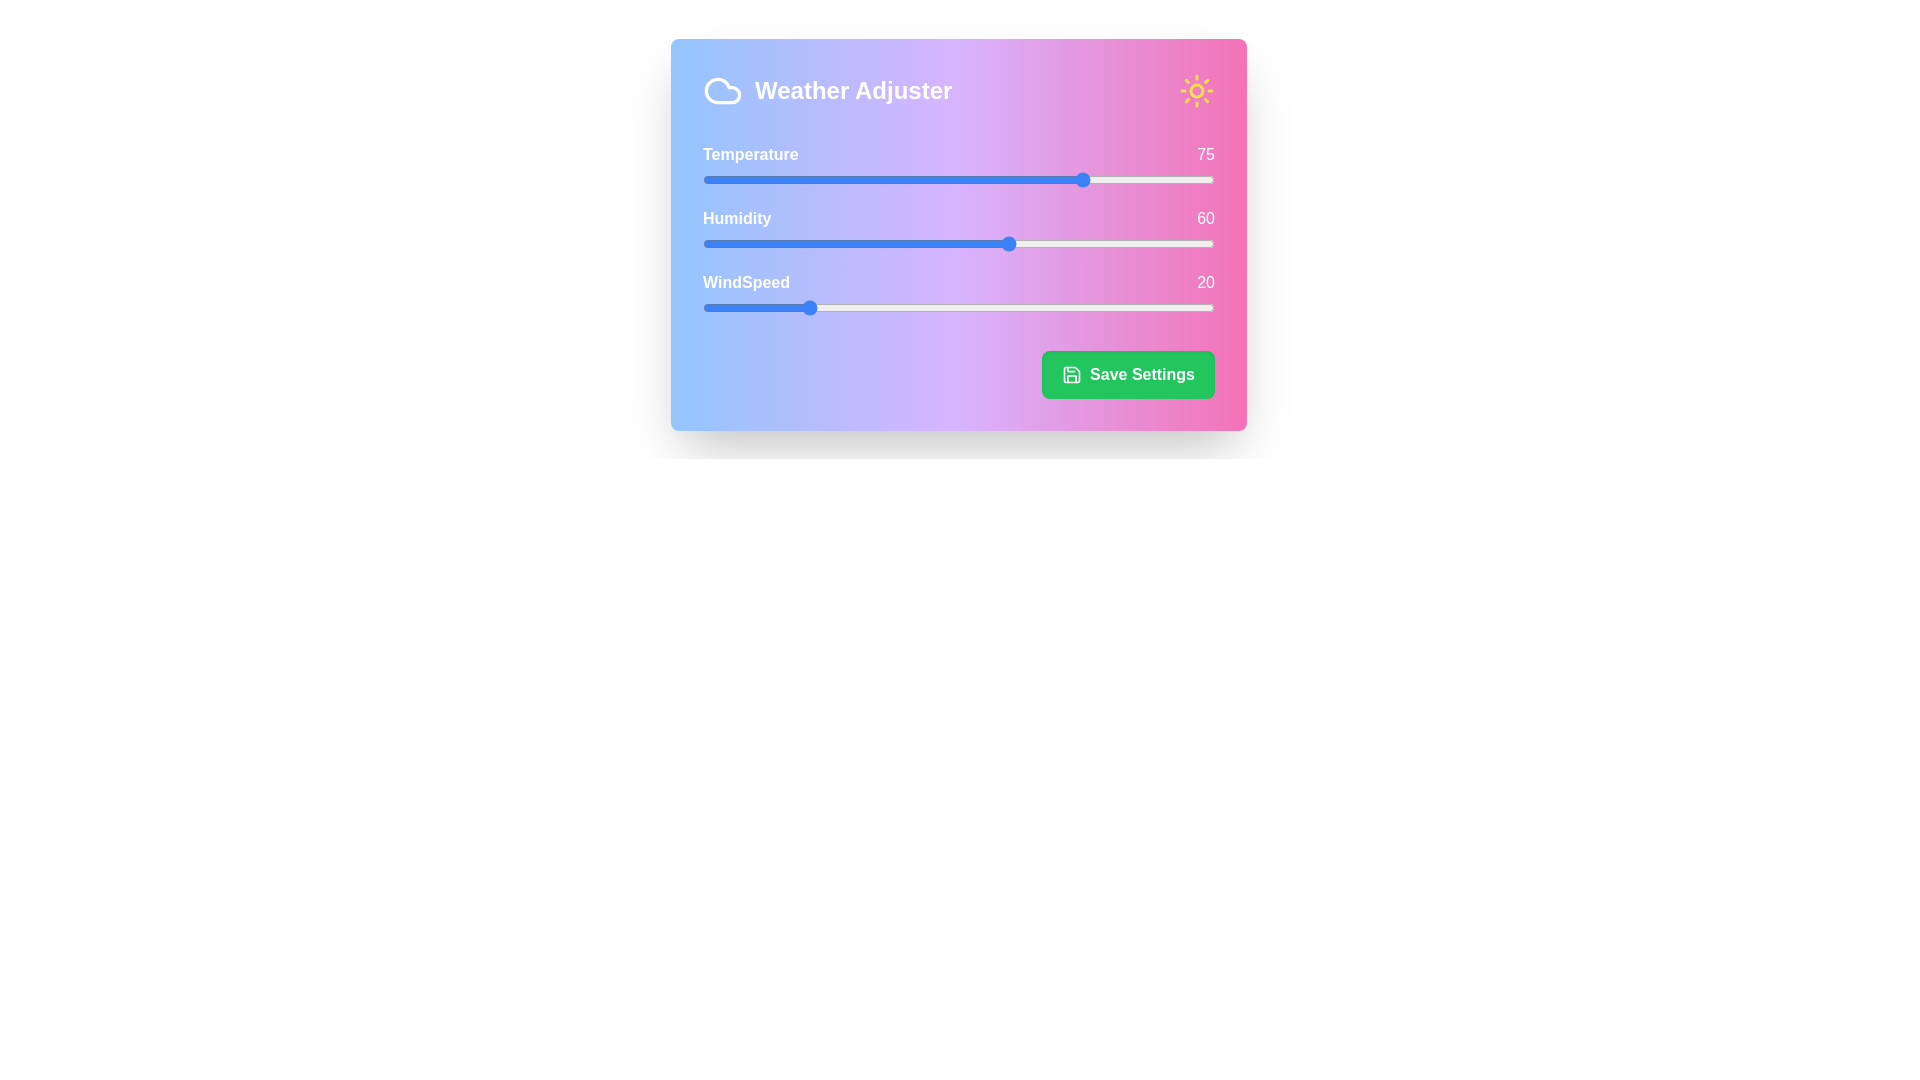 The height and width of the screenshot is (1080, 1920). What do you see at coordinates (896, 180) in the screenshot?
I see `the temperature slider` at bounding box center [896, 180].